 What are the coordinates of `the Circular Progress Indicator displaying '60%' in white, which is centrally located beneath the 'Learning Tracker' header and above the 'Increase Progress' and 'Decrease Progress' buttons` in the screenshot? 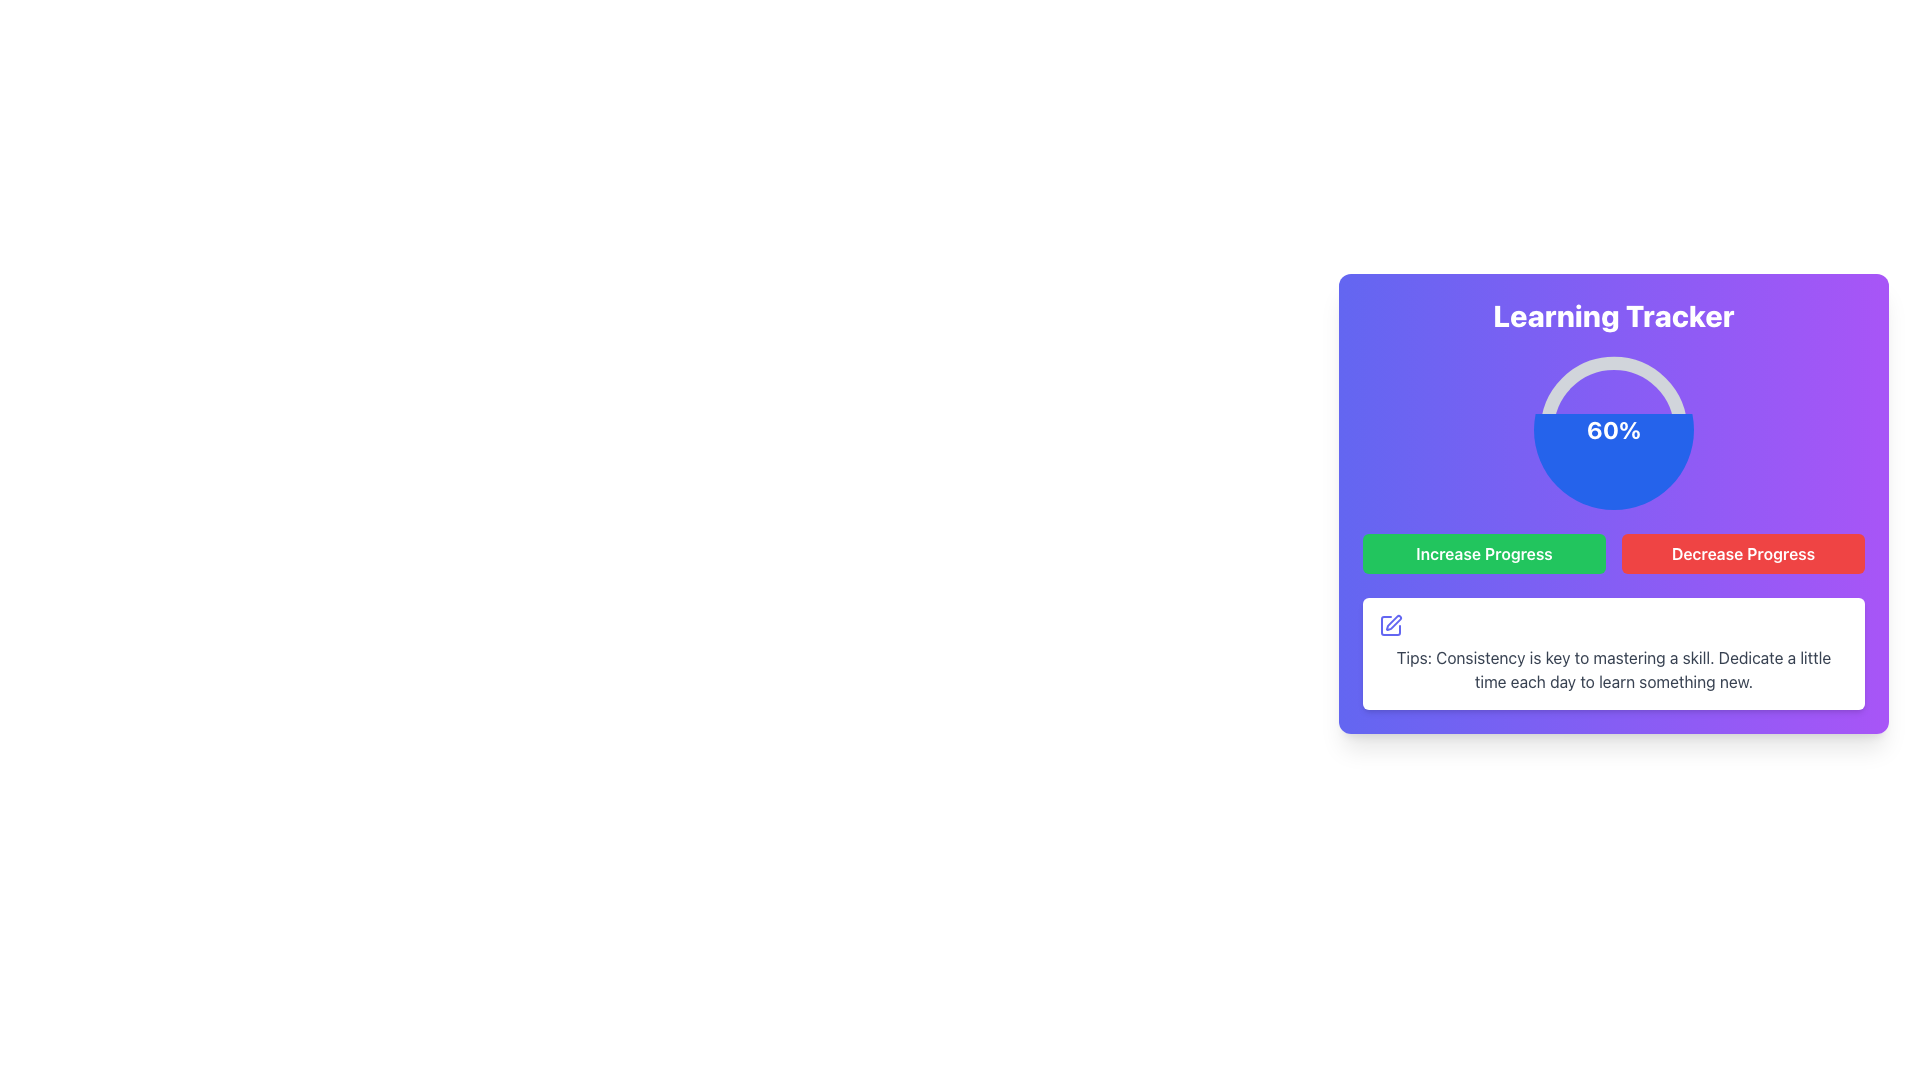 It's located at (1613, 428).